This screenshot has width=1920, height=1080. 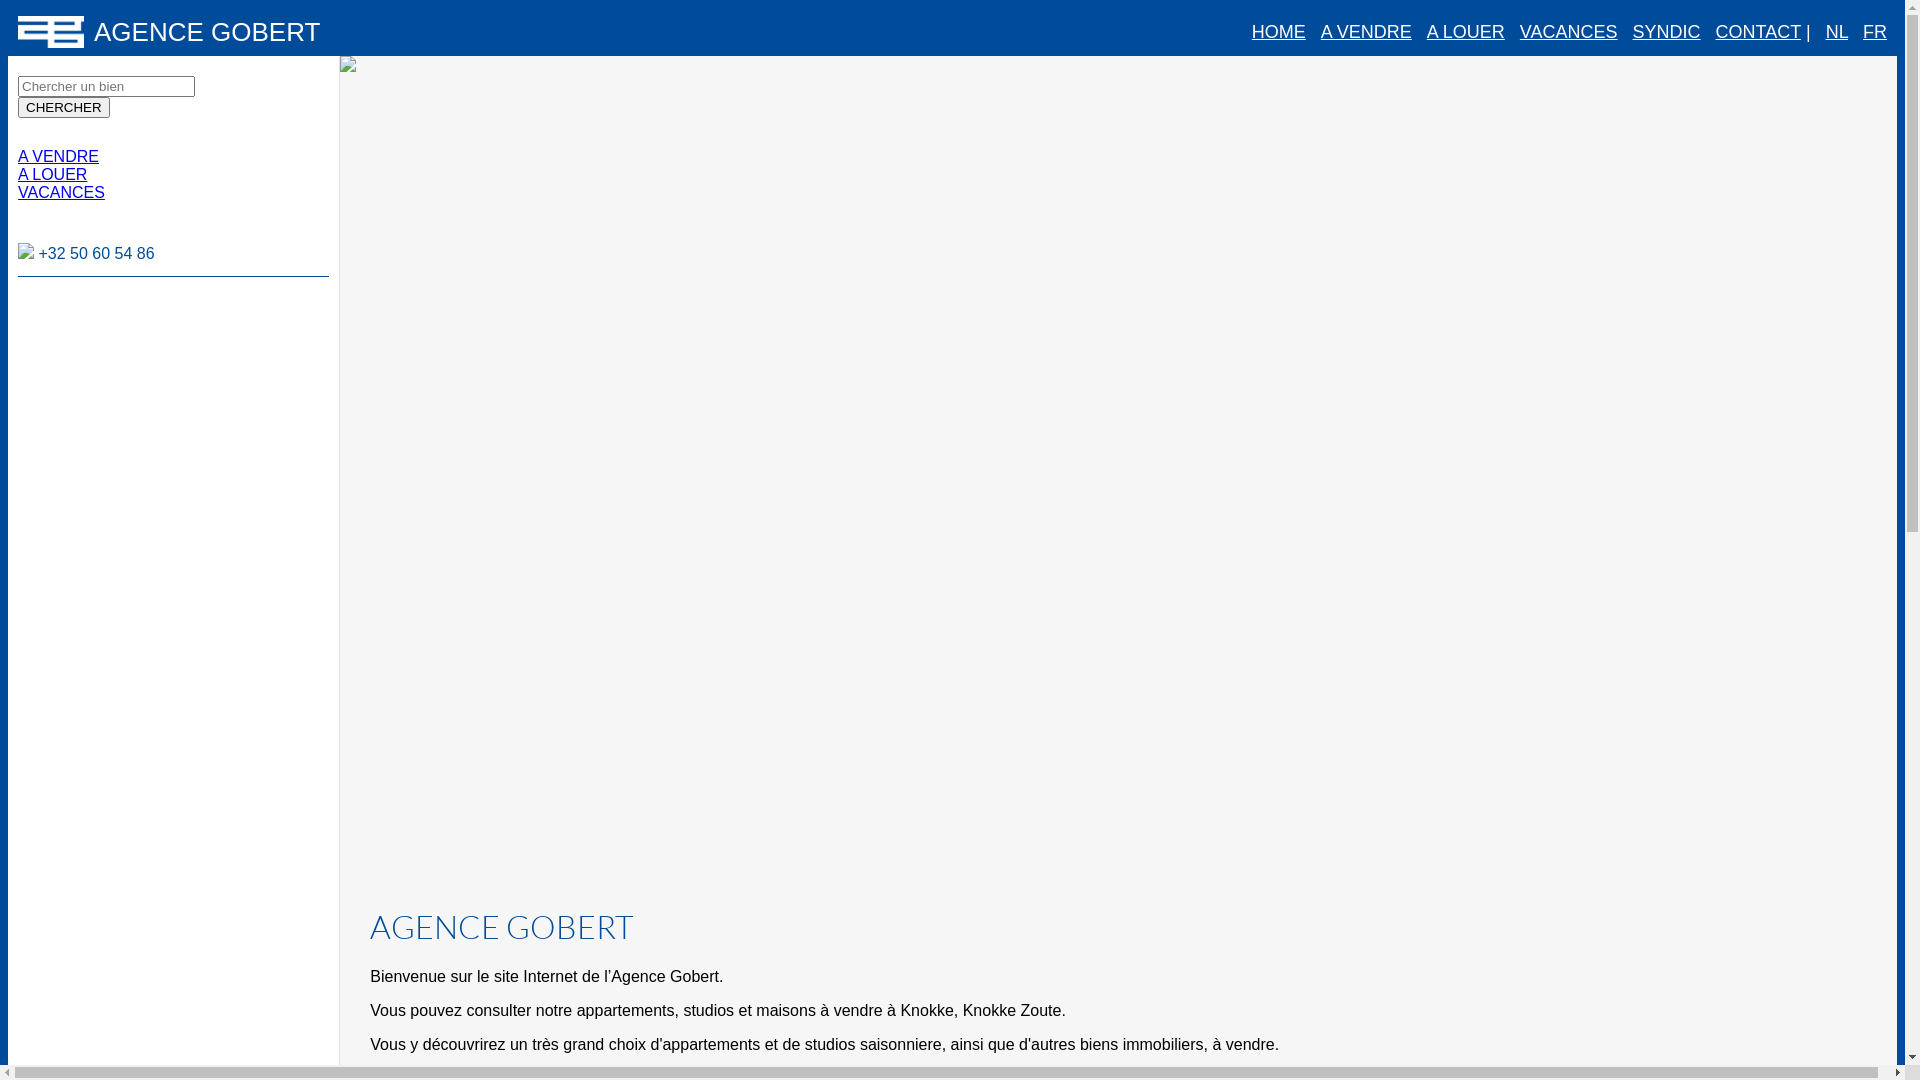 I want to click on 'A VENDRE', so click(x=1365, y=31).